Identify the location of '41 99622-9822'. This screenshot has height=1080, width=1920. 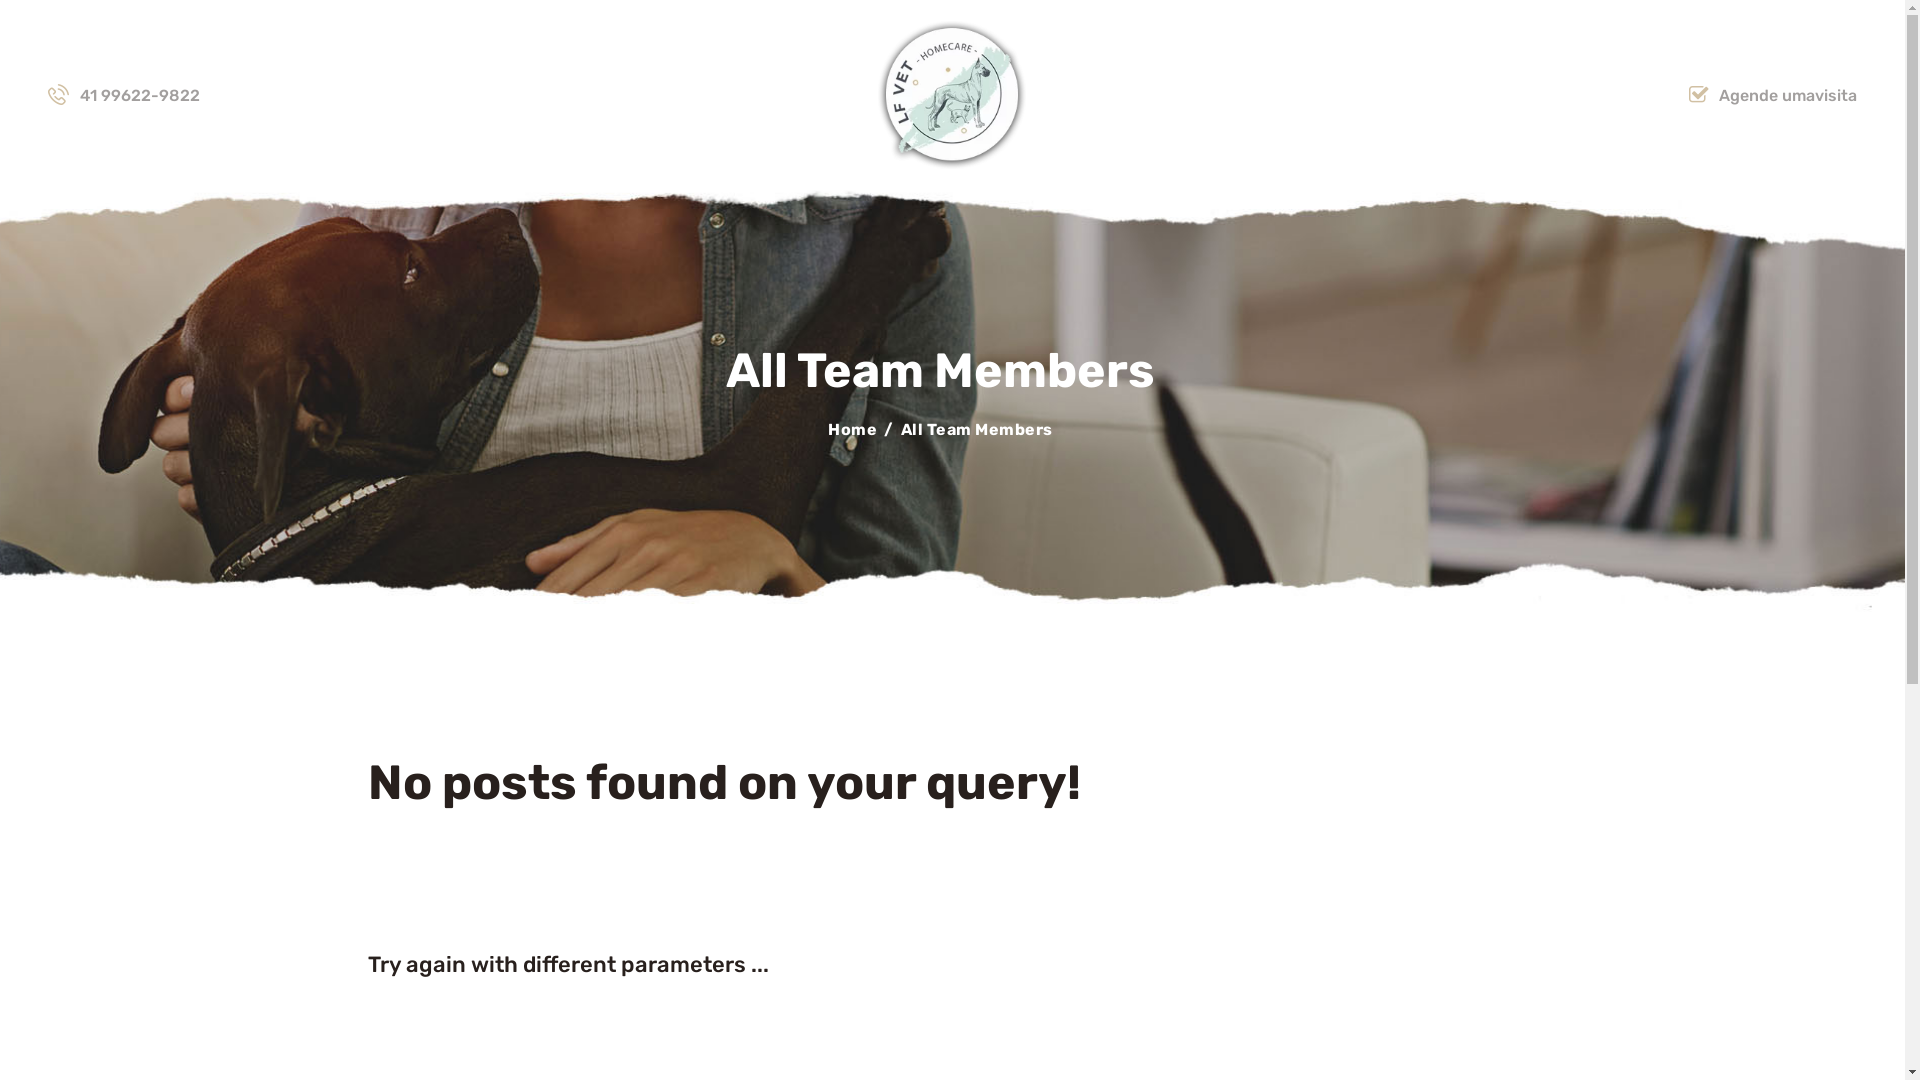
(123, 95).